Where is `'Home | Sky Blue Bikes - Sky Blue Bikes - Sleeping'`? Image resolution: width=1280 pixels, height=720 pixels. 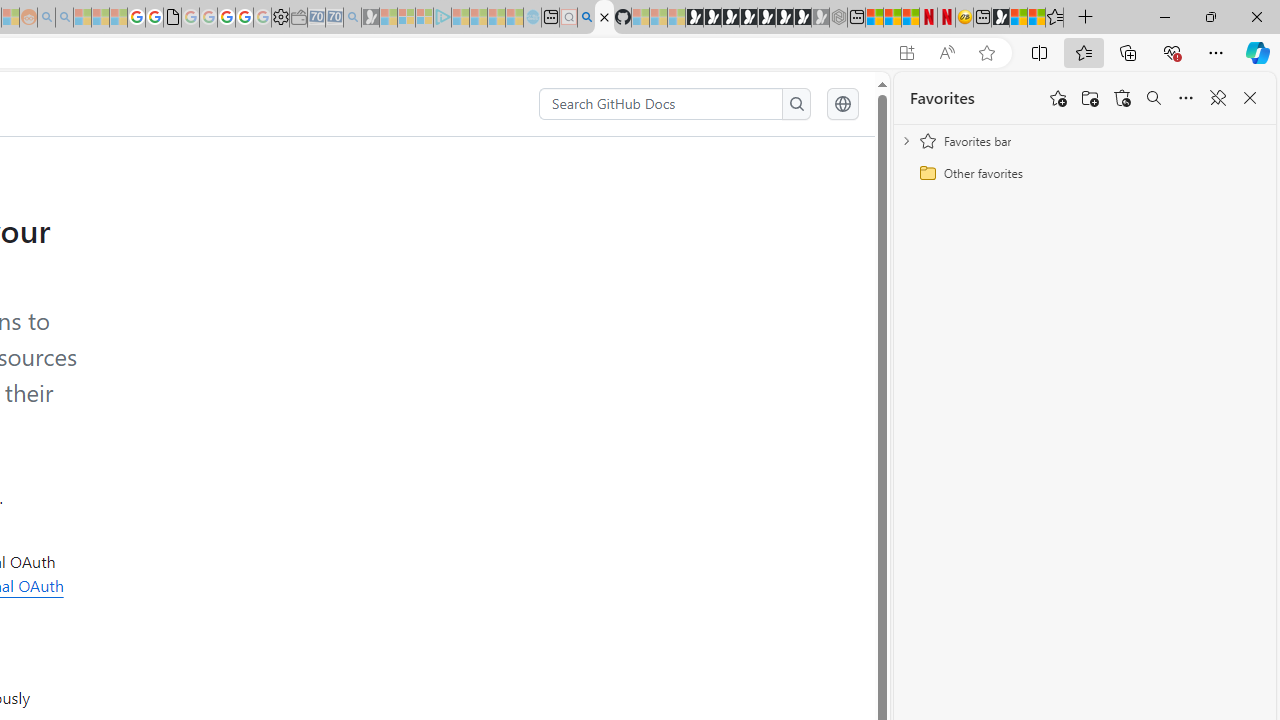
'Home | Sky Blue Bikes - Sky Blue Bikes - Sleeping' is located at coordinates (532, 17).